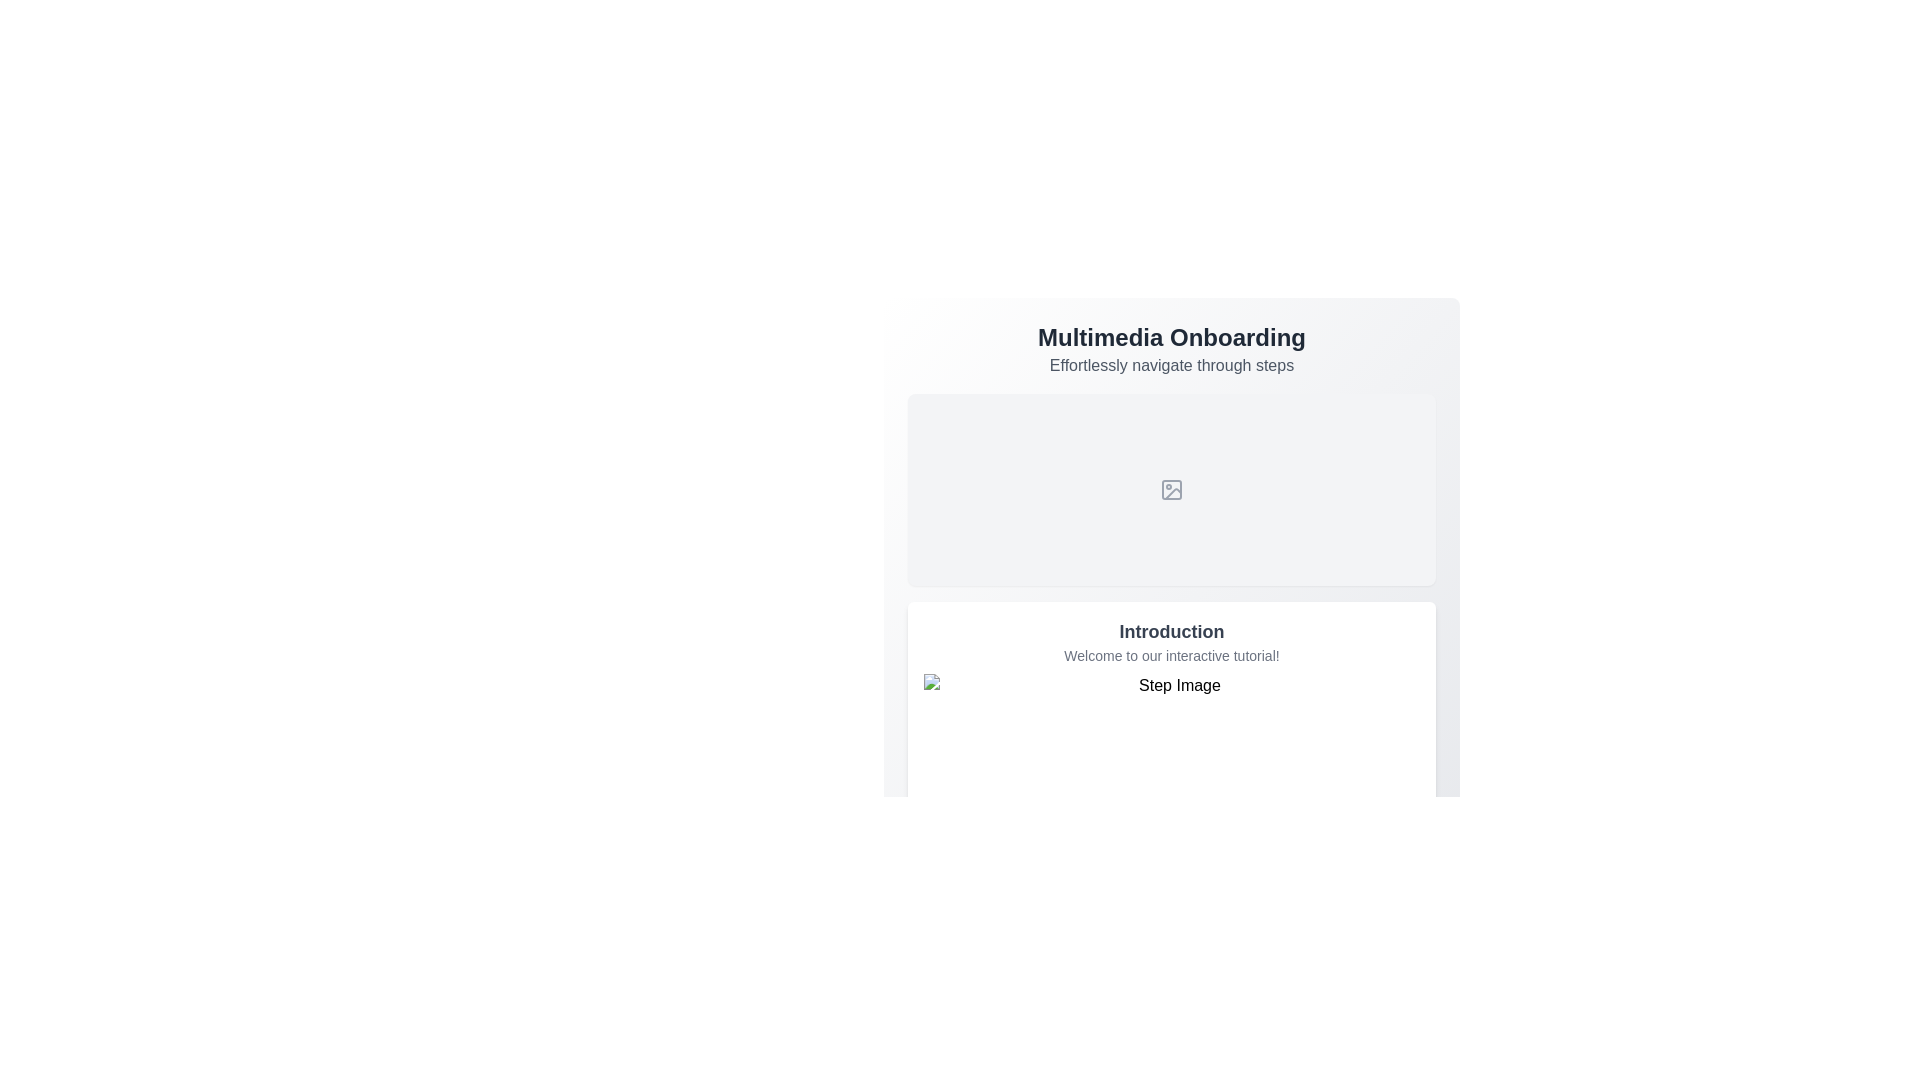 This screenshot has height=1080, width=1920. Describe the element at coordinates (1171, 489) in the screenshot. I see `the centrally positioned image placeholder located below the 'Multimedia Onboarding' heading, which serves as a visual representation for image content` at that location.